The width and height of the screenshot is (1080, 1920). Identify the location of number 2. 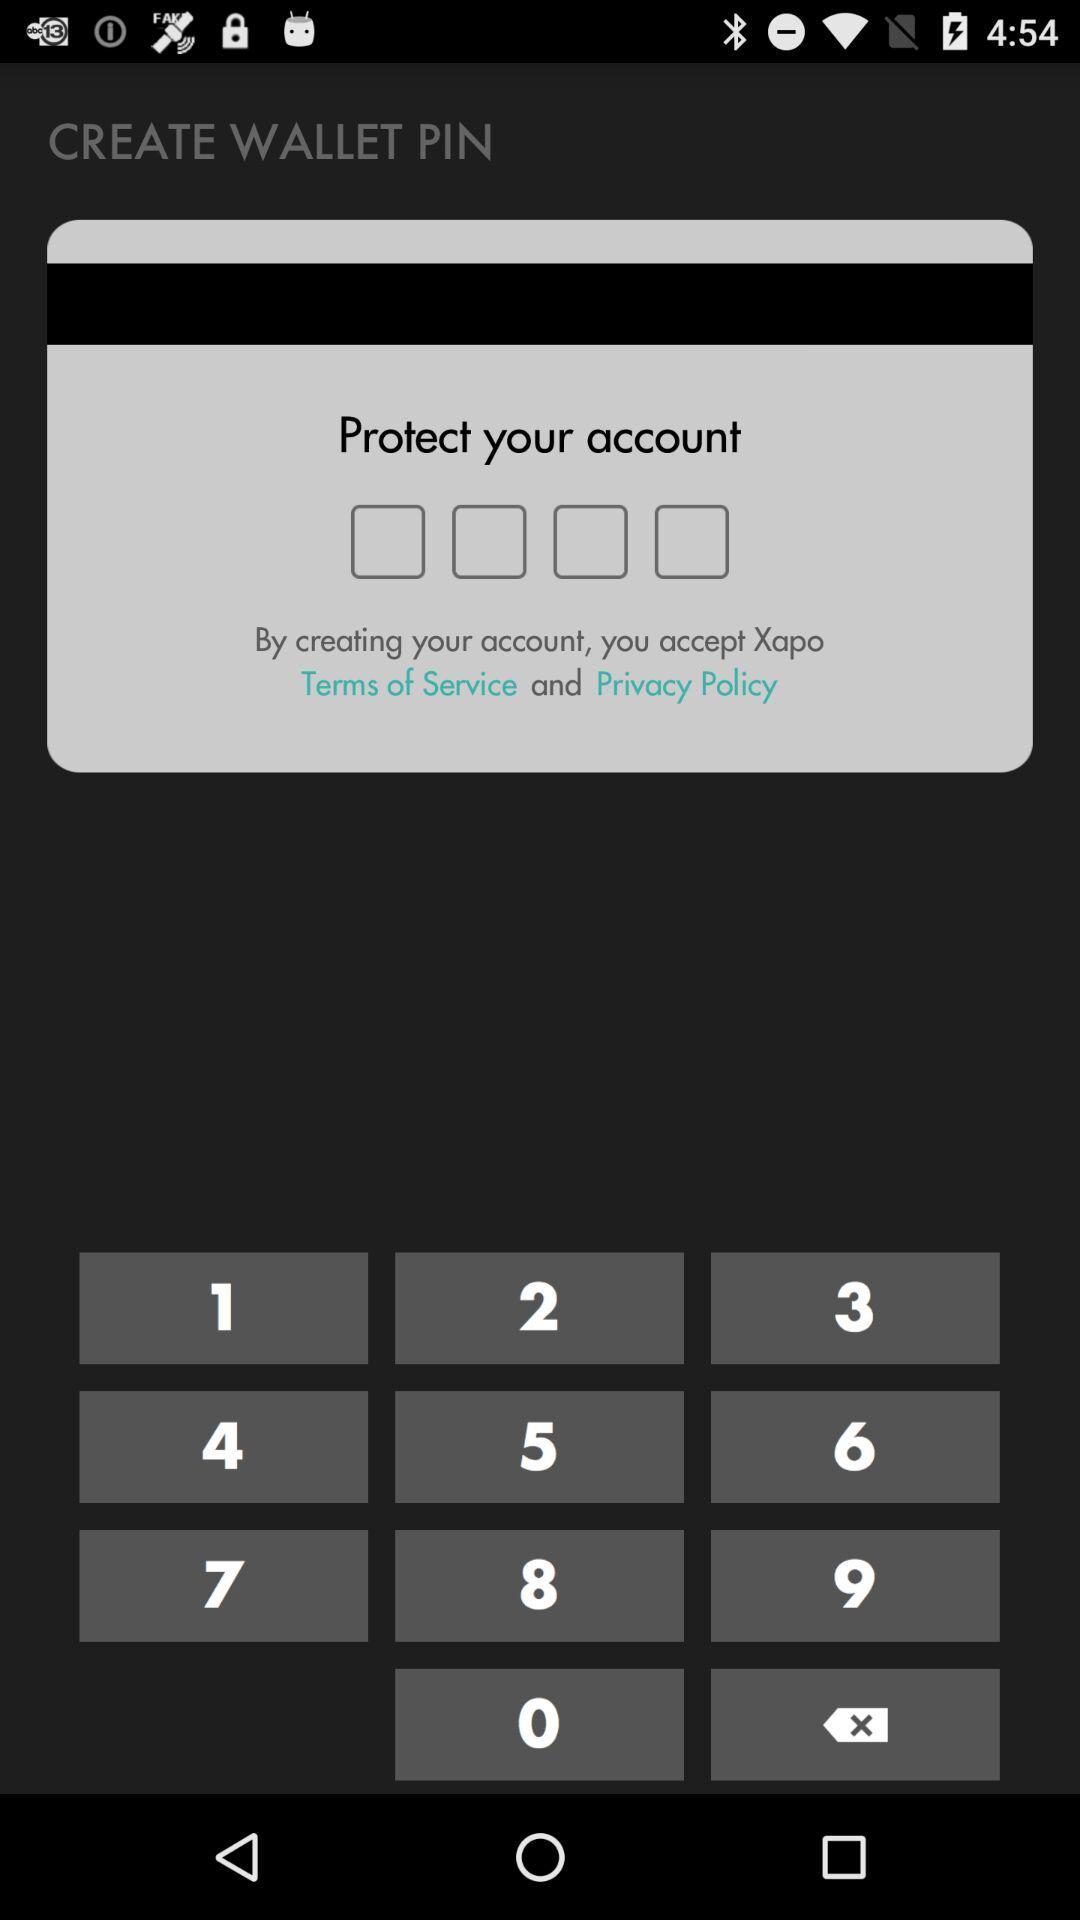
(538, 1308).